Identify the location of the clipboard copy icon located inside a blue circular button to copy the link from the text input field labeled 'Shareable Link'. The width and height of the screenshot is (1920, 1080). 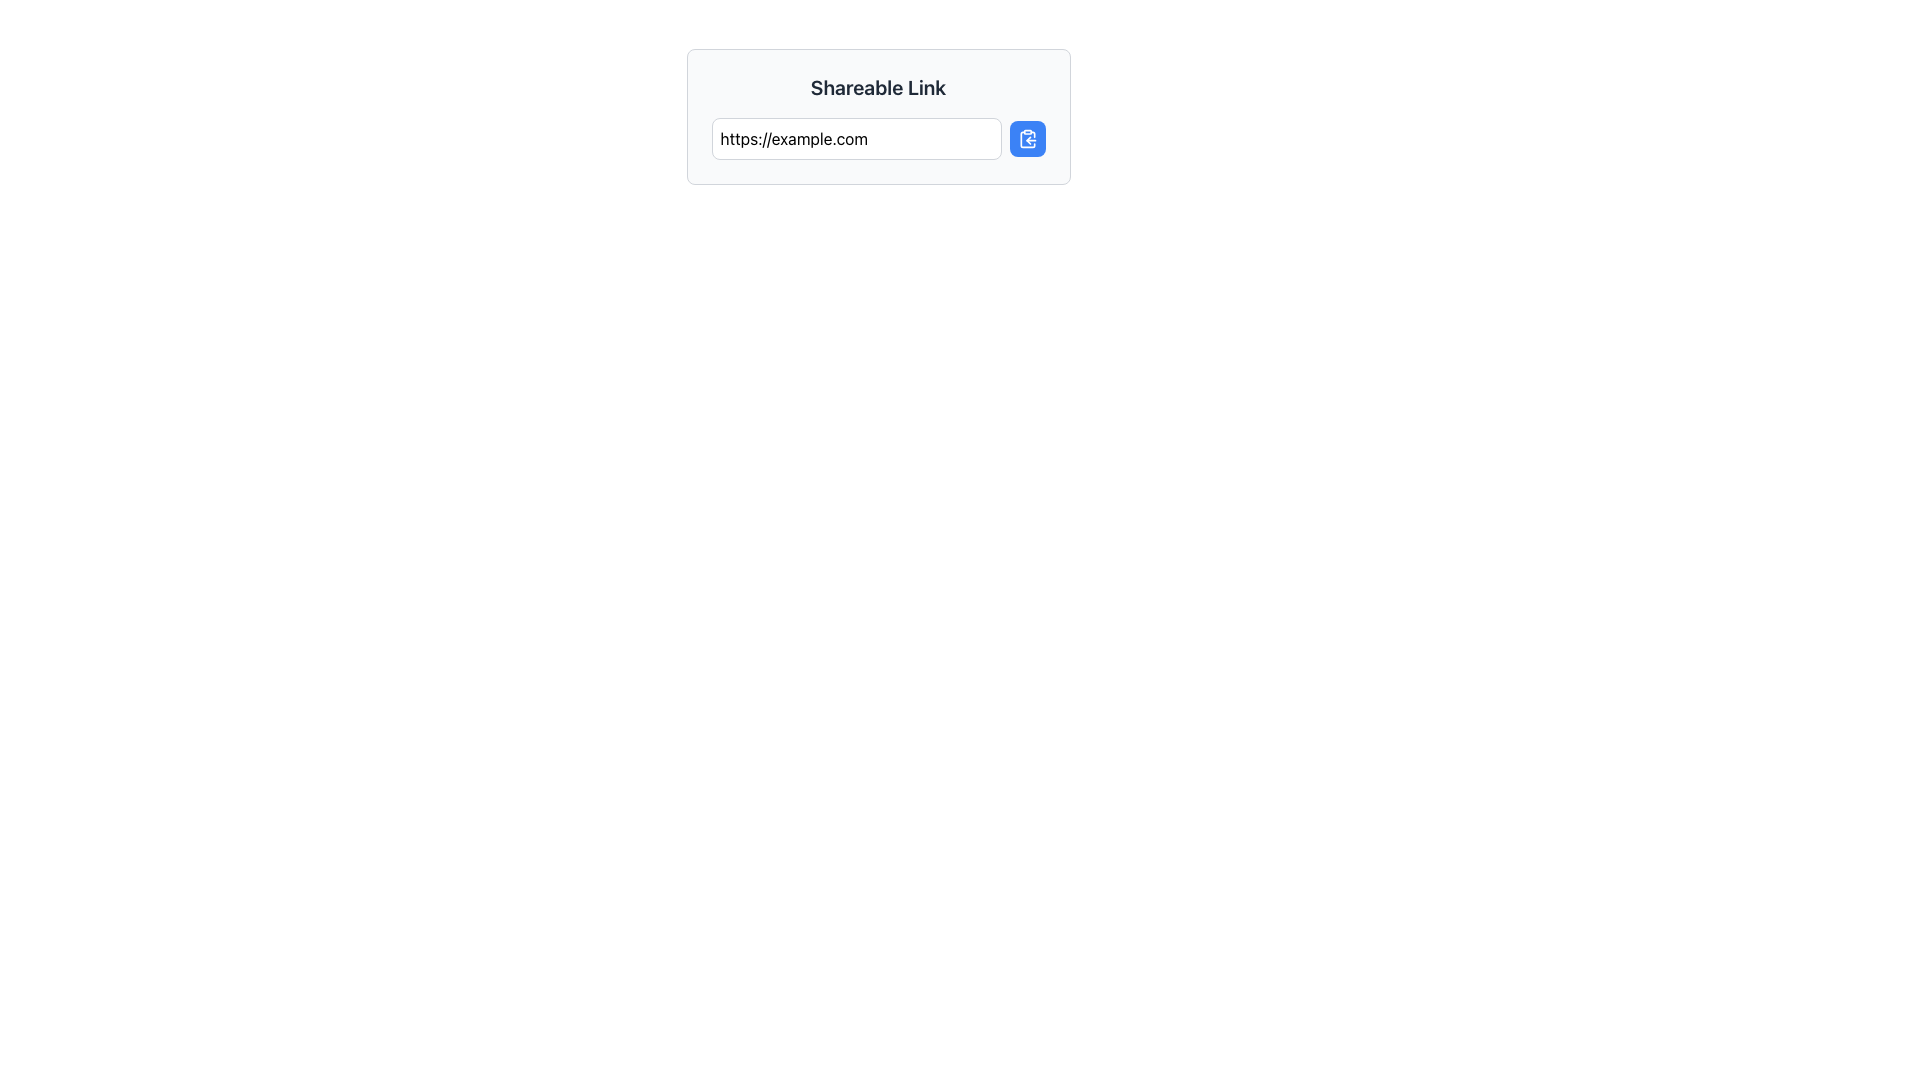
(1027, 137).